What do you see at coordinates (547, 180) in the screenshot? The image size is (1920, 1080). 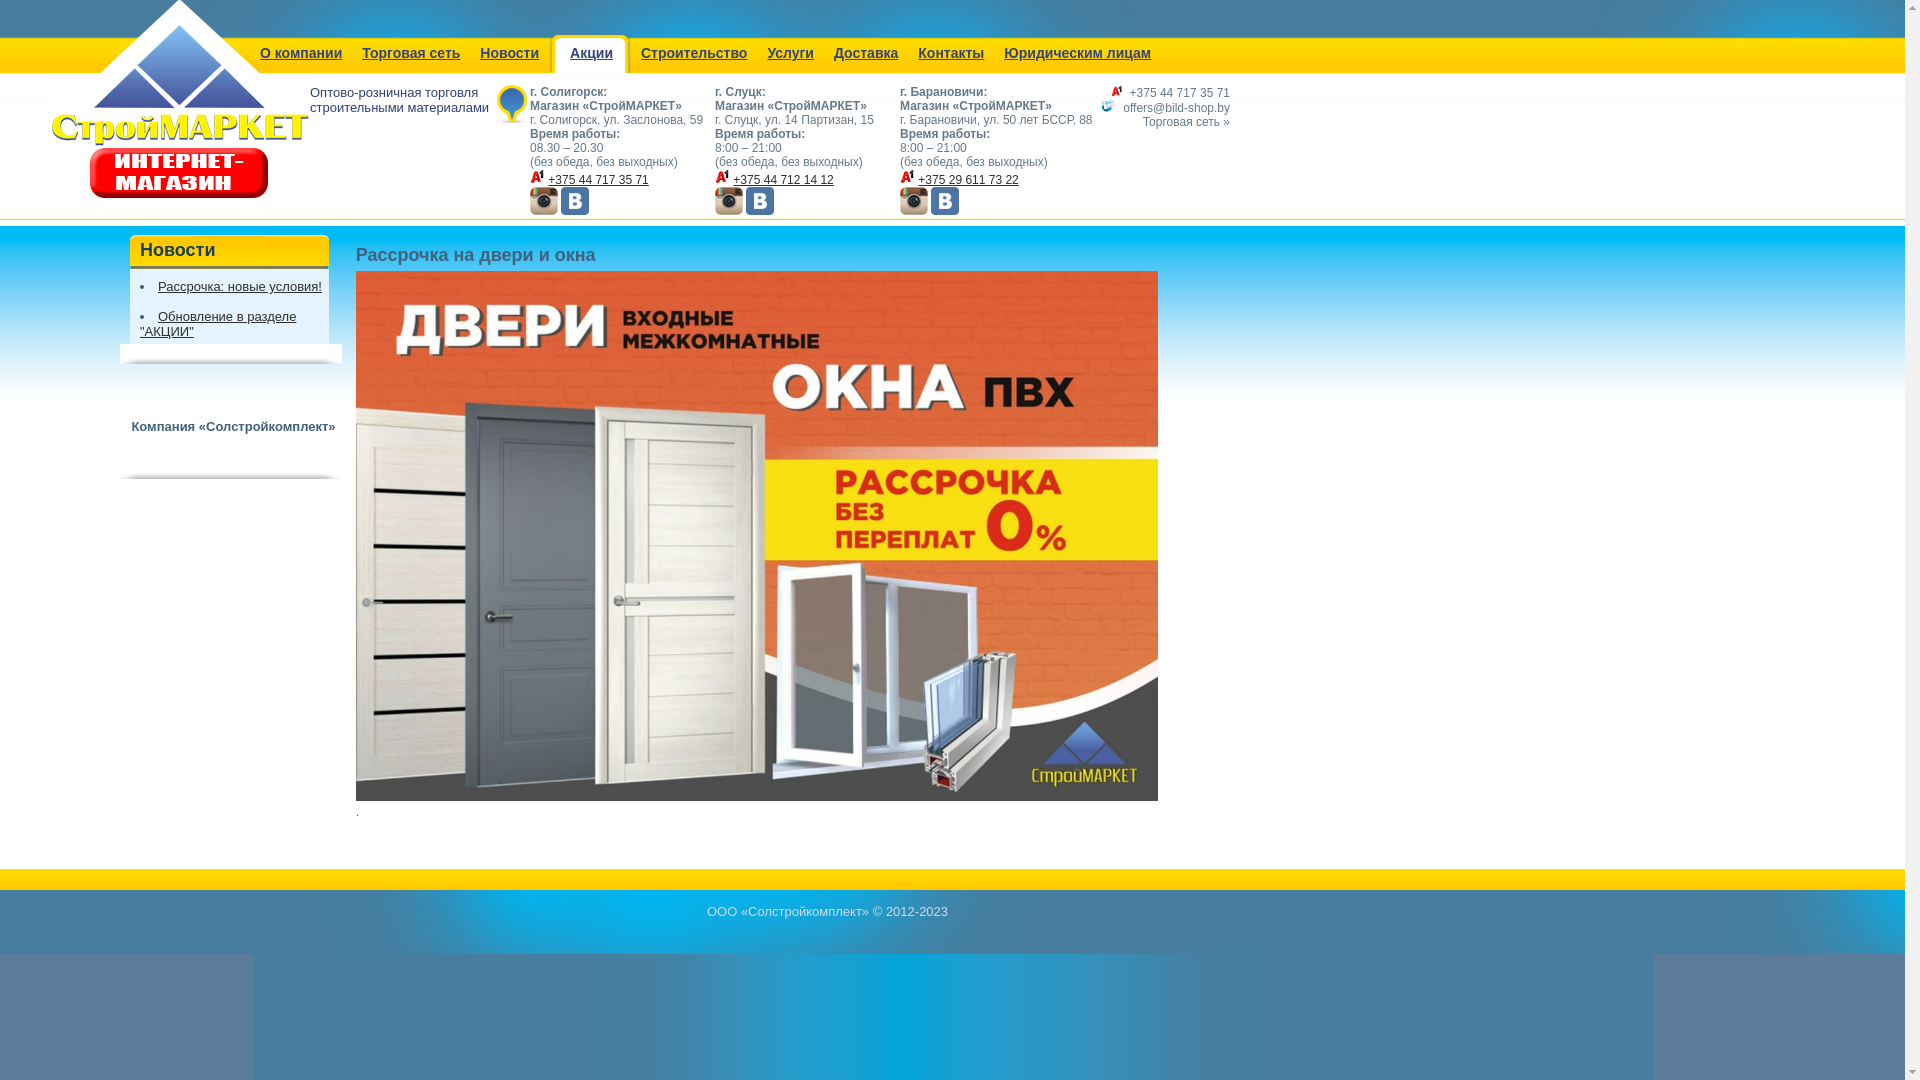 I see `'+375 44 717 35 71'` at bounding box center [547, 180].